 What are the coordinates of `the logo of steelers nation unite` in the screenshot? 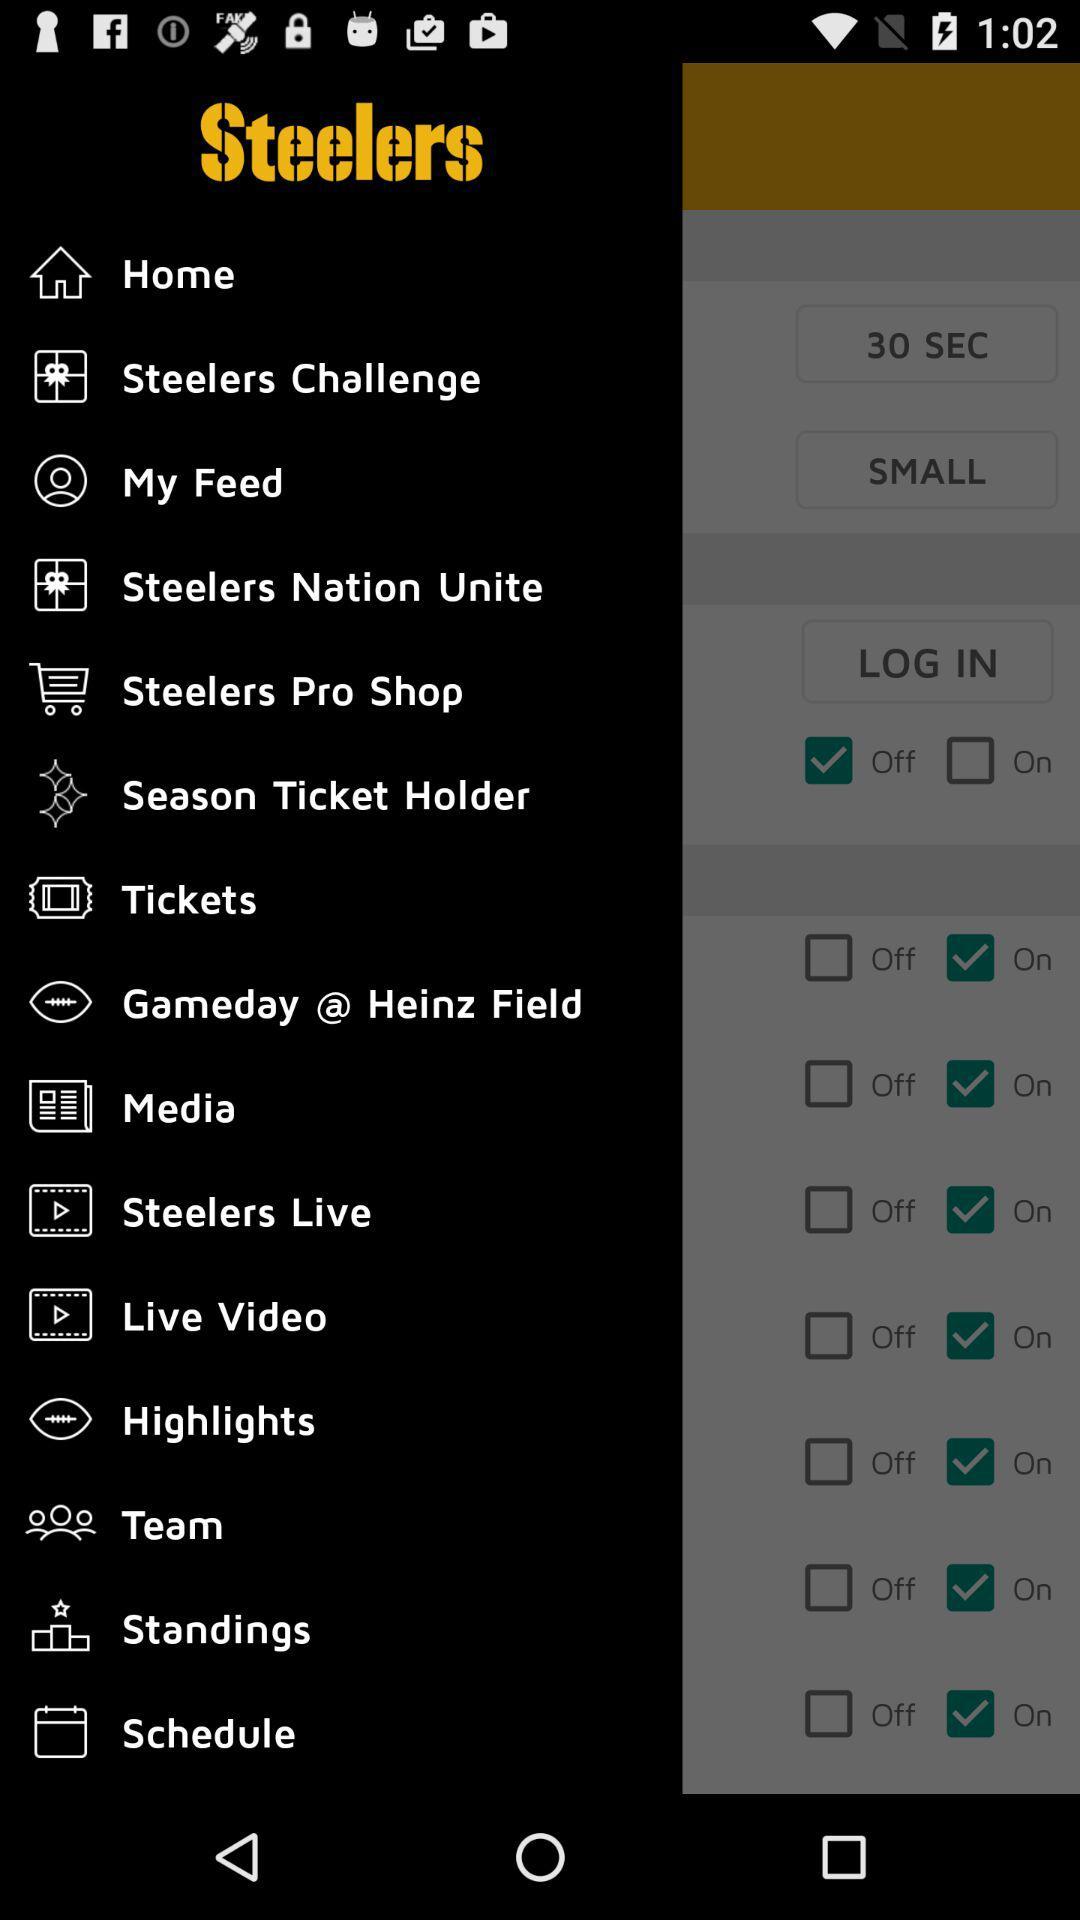 It's located at (60, 584).